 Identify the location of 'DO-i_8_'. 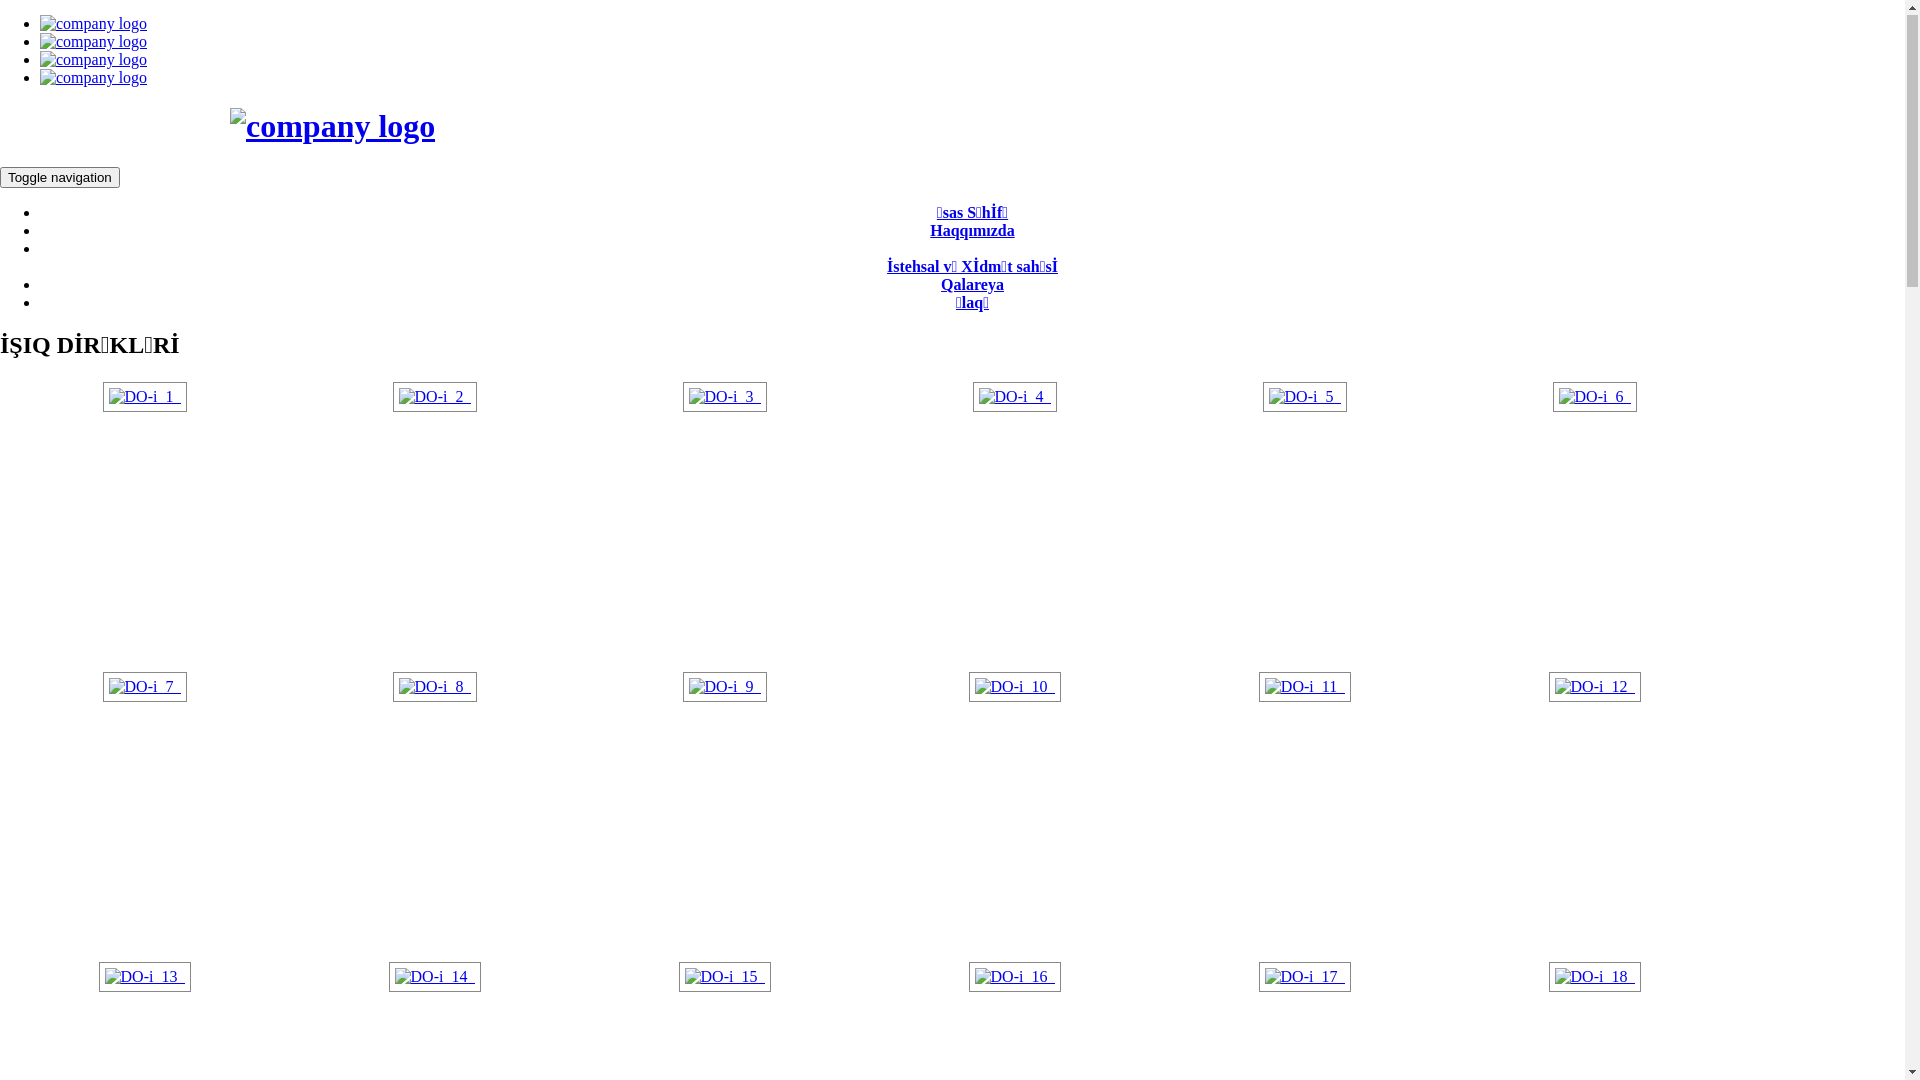
(434, 686).